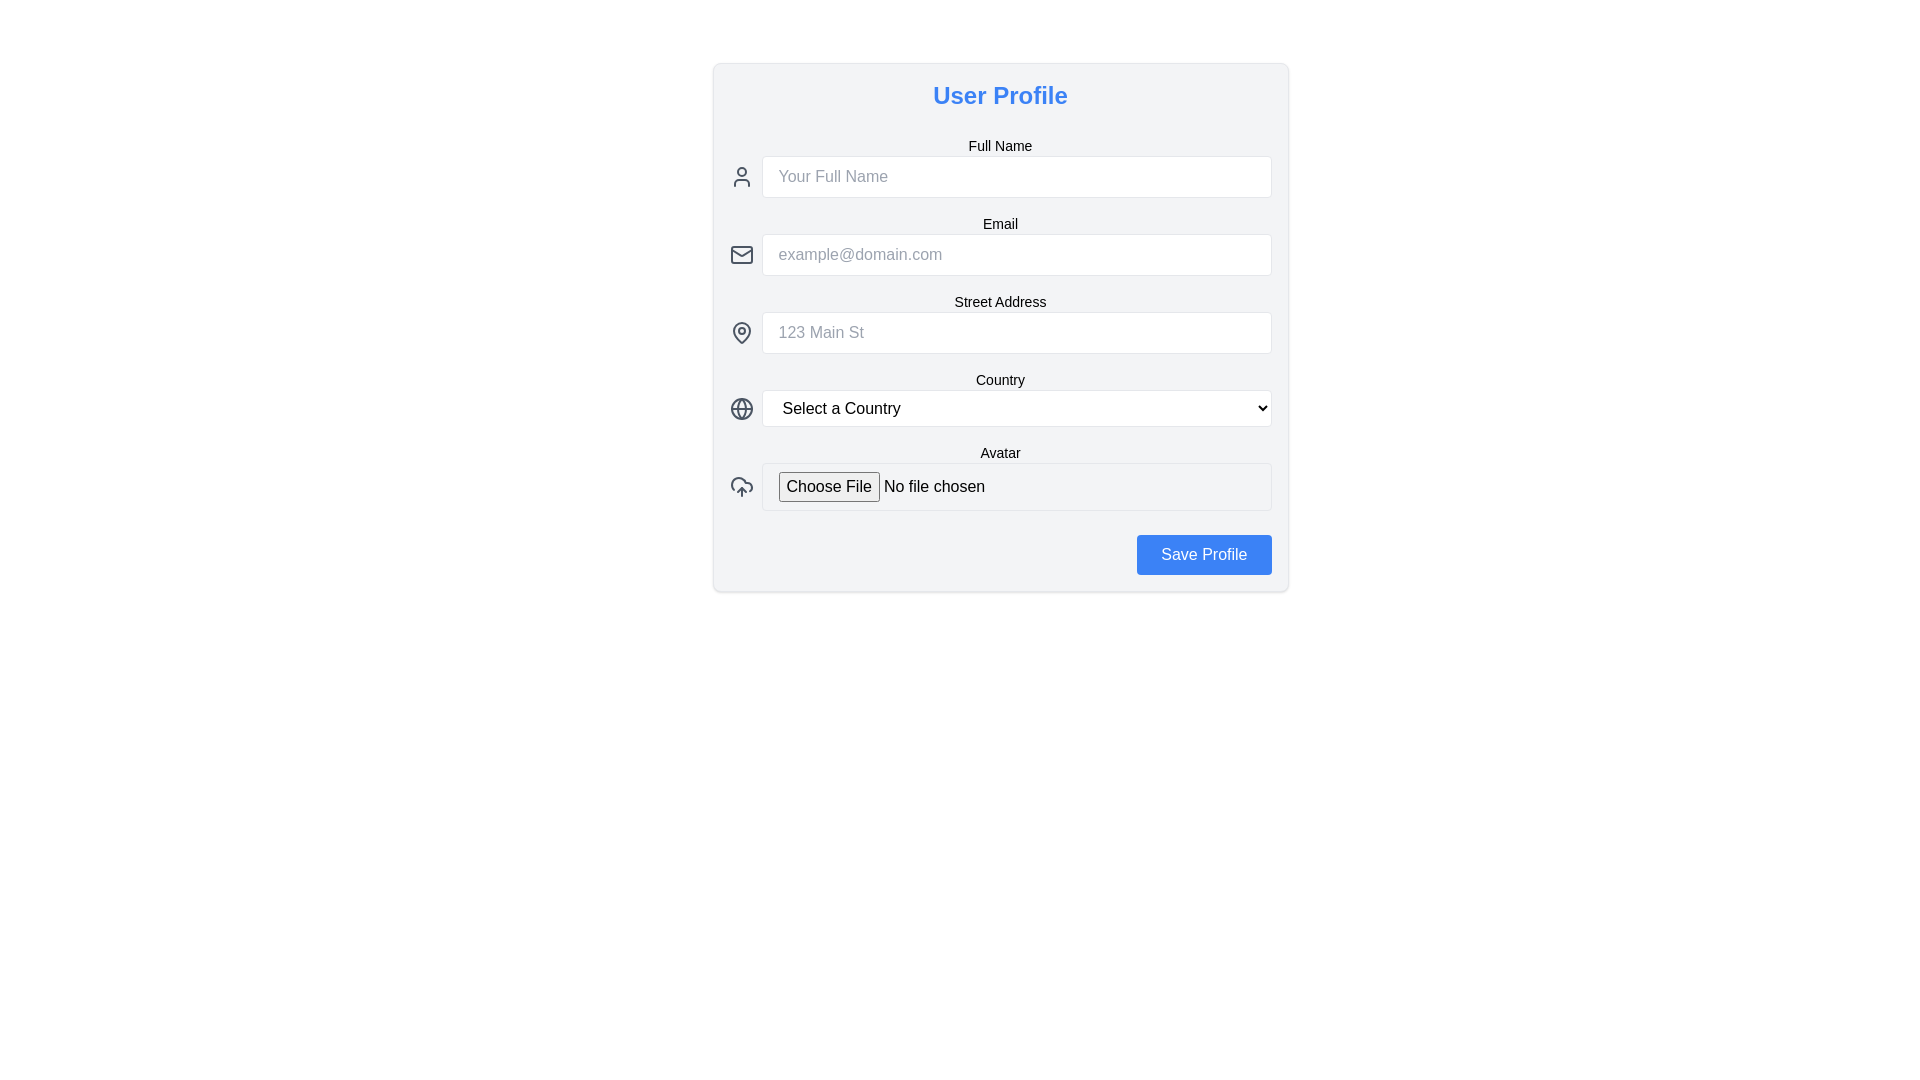 The width and height of the screenshot is (1920, 1080). What do you see at coordinates (740, 331) in the screenshot?
I see `the location marker icon, which is a grey teardrop-shaped icon positioned to the left of the 'Street Address' text input field in the 'User Profile' form` at bounding box center [740, 331].